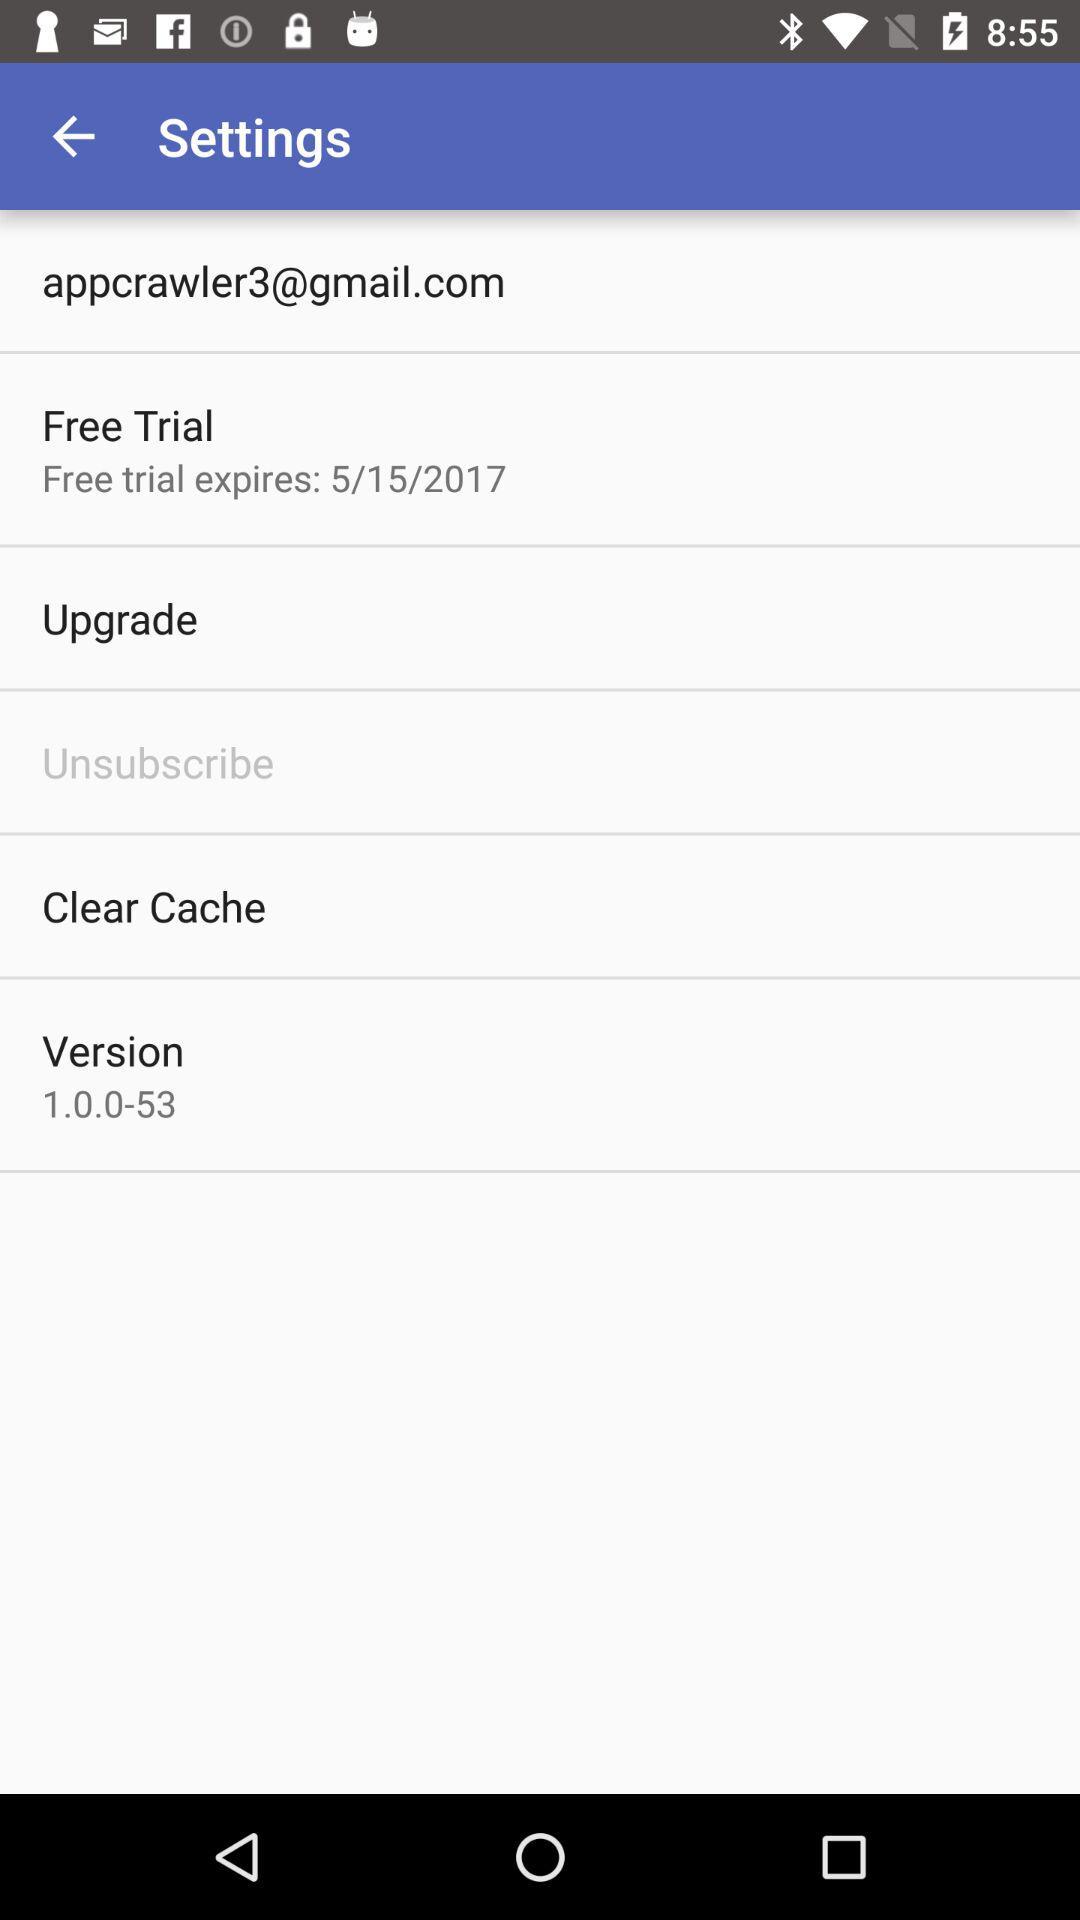 This screenshot has height=1920, width=1080. Describe the element at coordinates (157, 761) in the screenshot. I see `icon above the clear cache icon` at that location.